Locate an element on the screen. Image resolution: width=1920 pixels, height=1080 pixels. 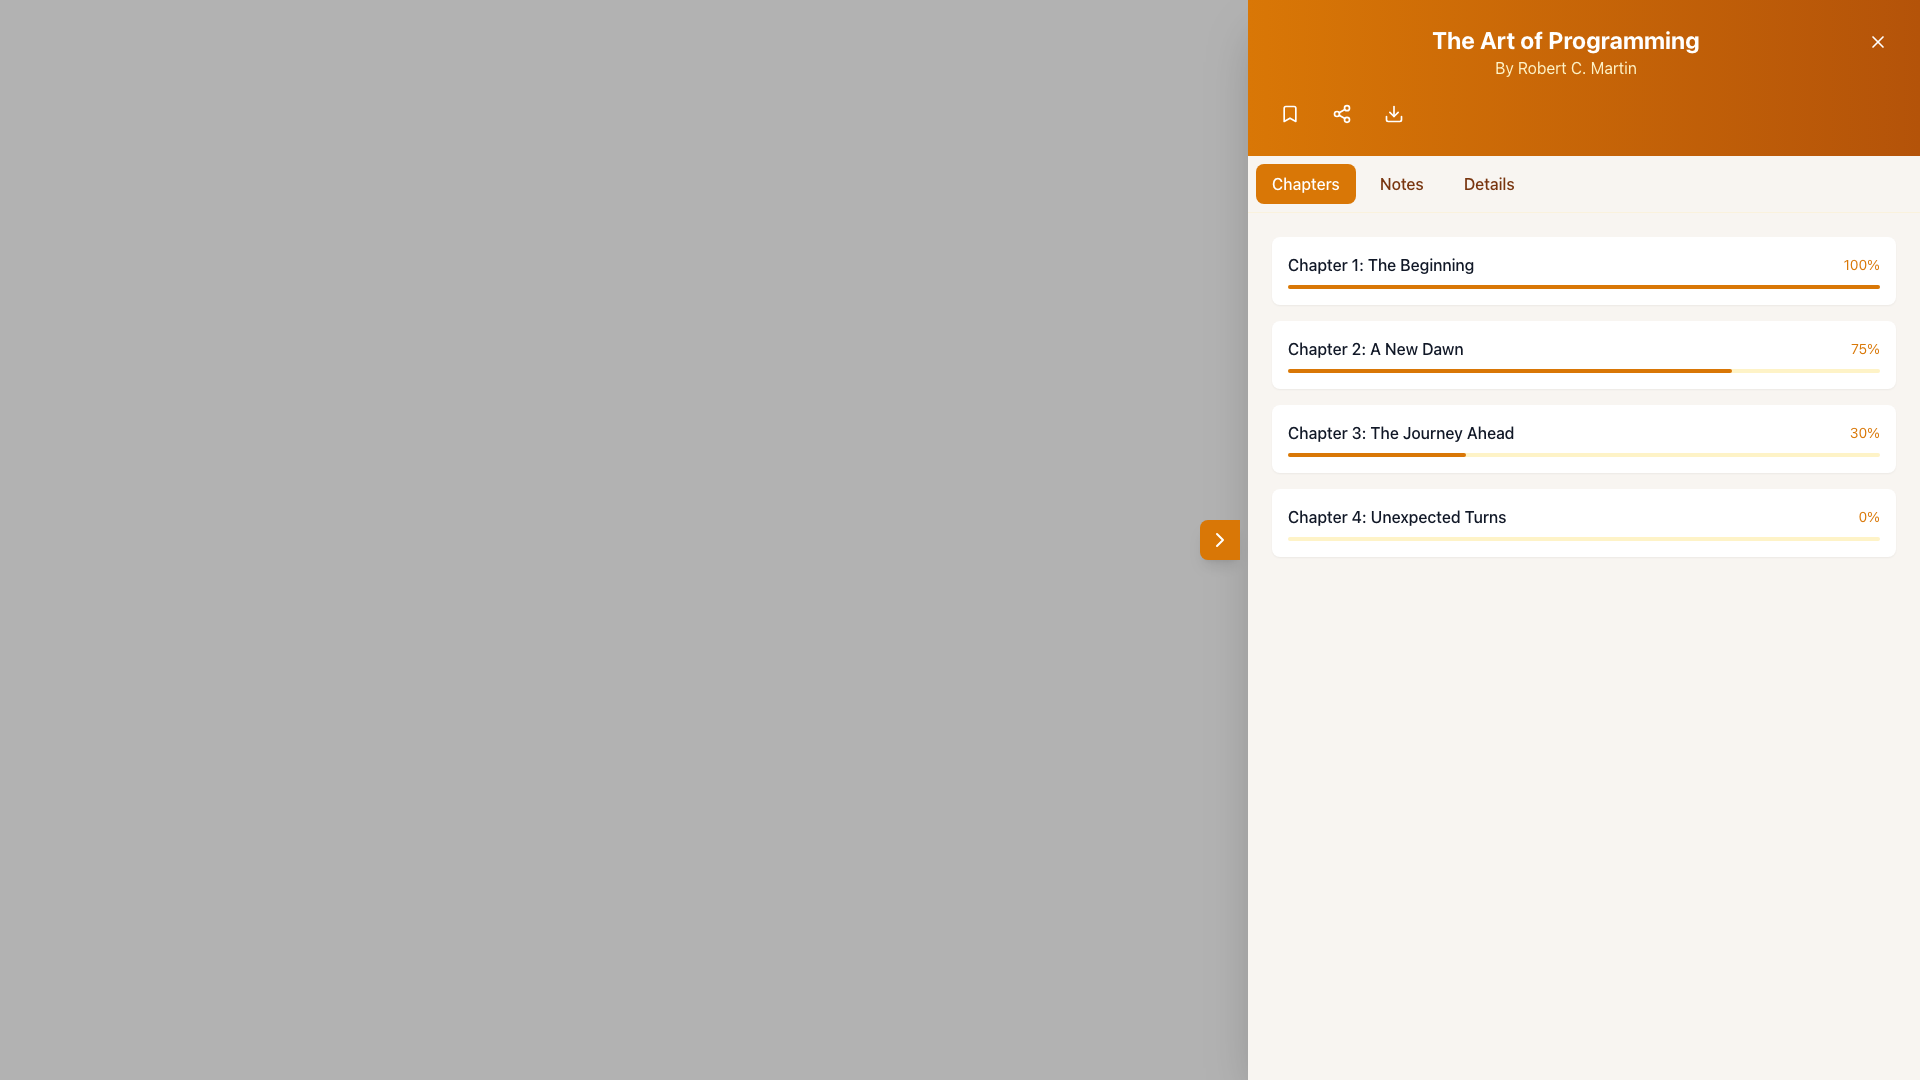
the bookmark icon located at the top-left area of the title bar is located at coordinates (1290, 114).